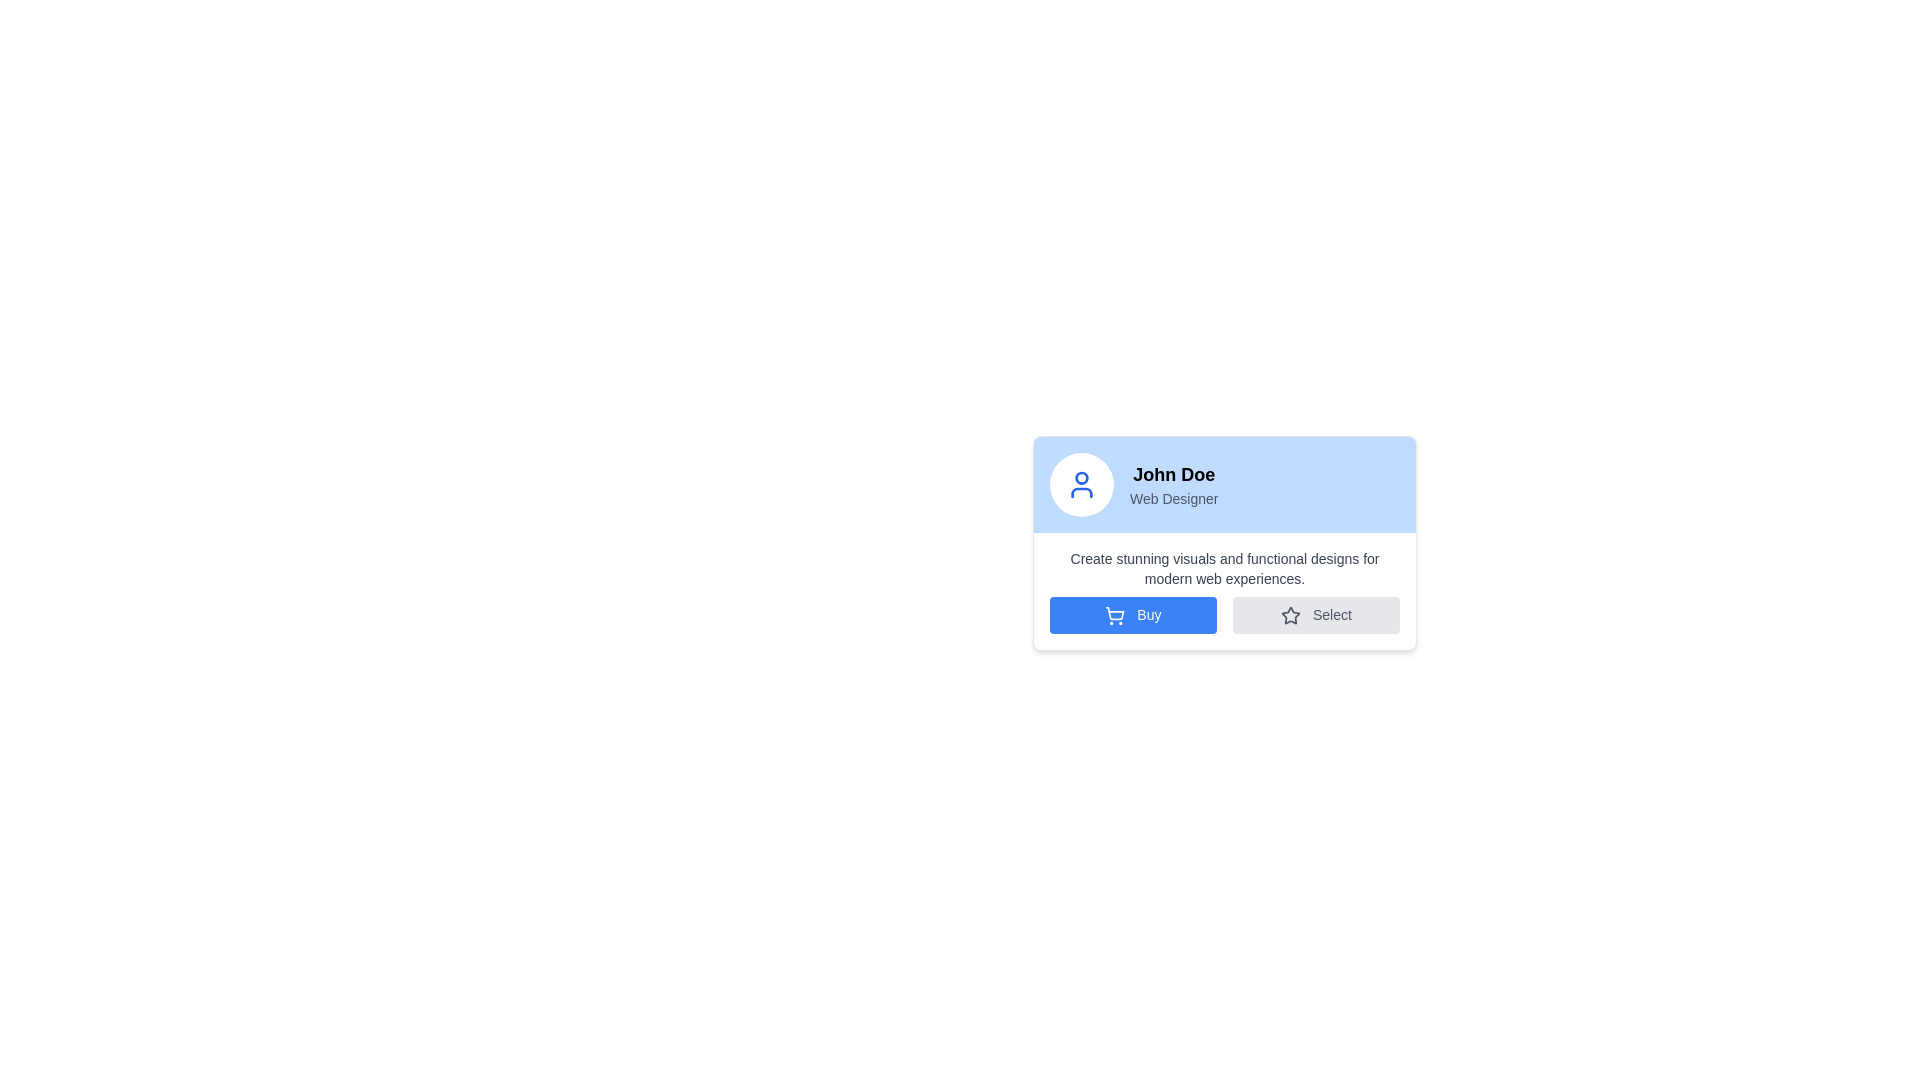 This screenshot has height=1080, width=1920. What do you see at coordinates (1223, 569) in the screenshot?
I see `the descriptive text element providing context about the web designer 'John Doe', which is located under the header section and above the buttons 'Buy' and 'Select'` at bounding box center [1223, 569].